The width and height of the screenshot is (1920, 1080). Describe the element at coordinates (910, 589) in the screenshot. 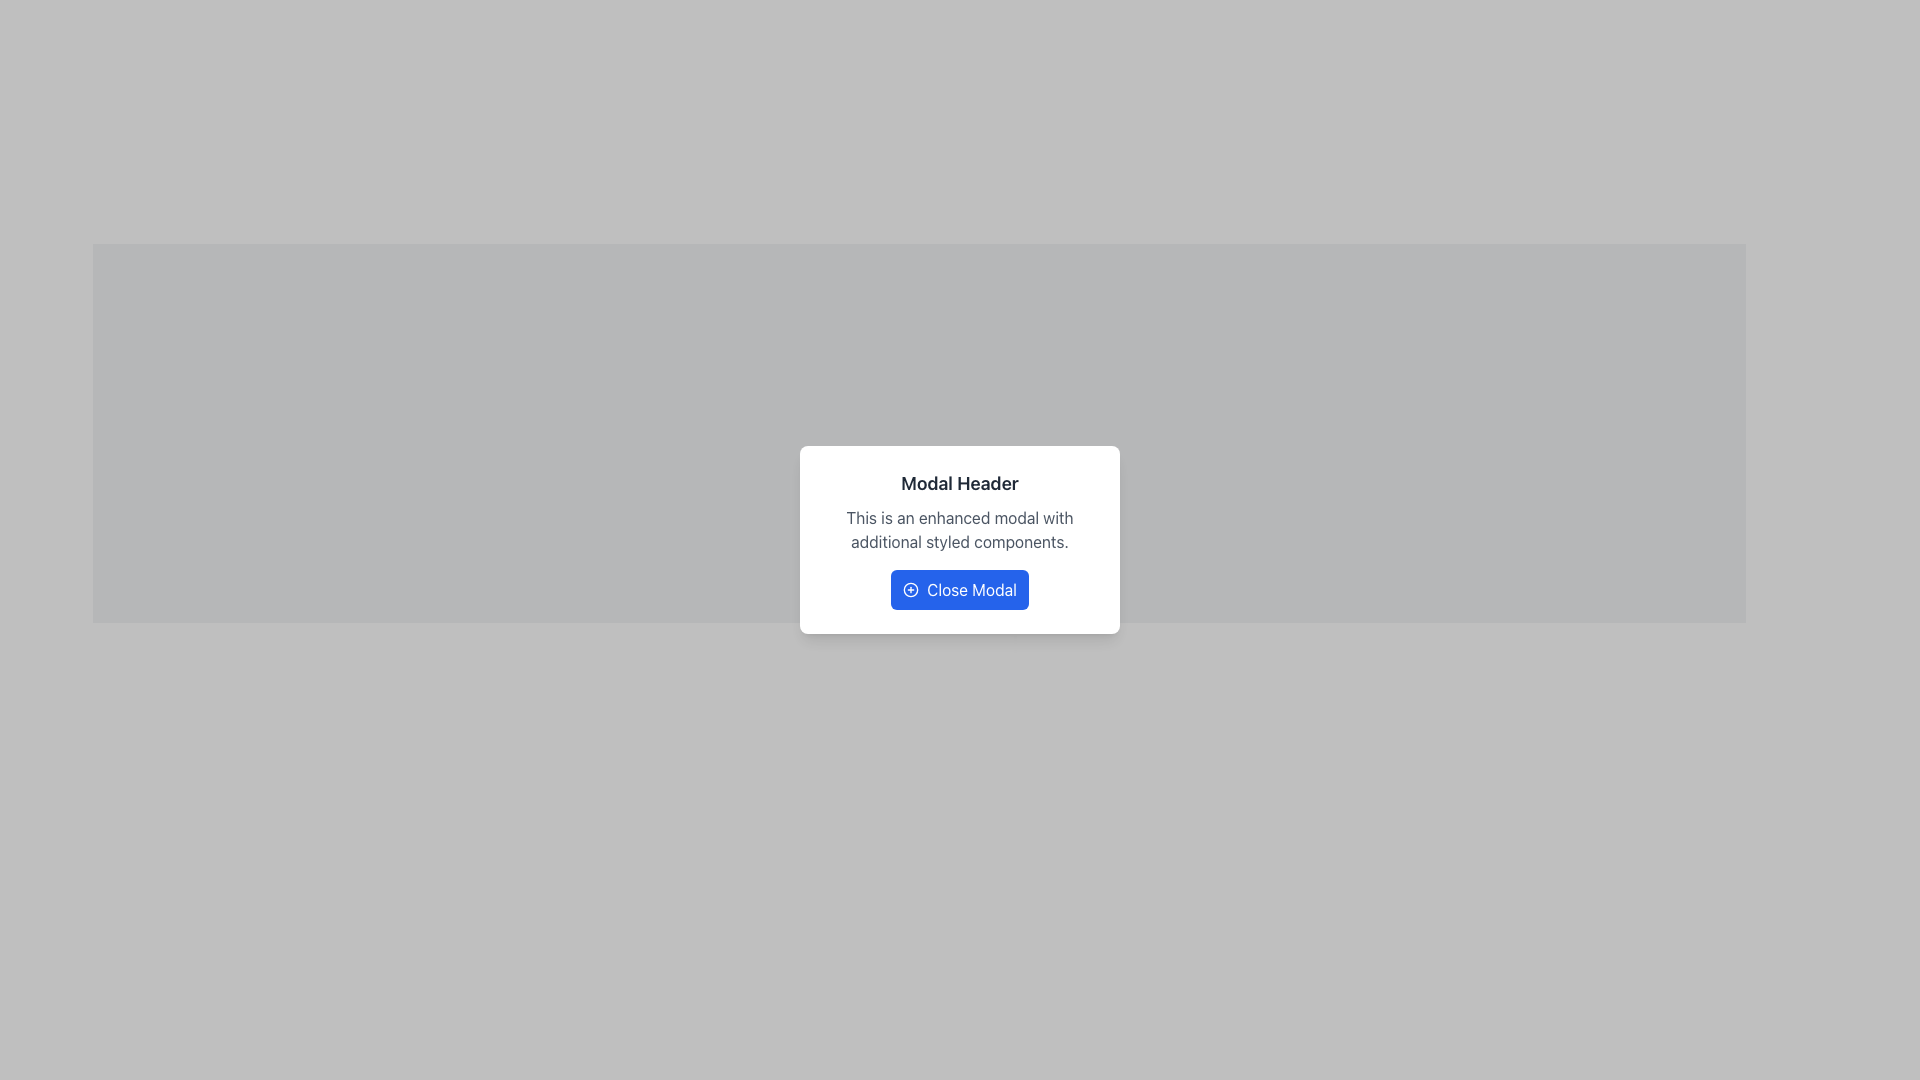

I see `the icon that visually denotes the functionality of the 'Close Modal' button, which is located at the leftmost position of the button` at that location.